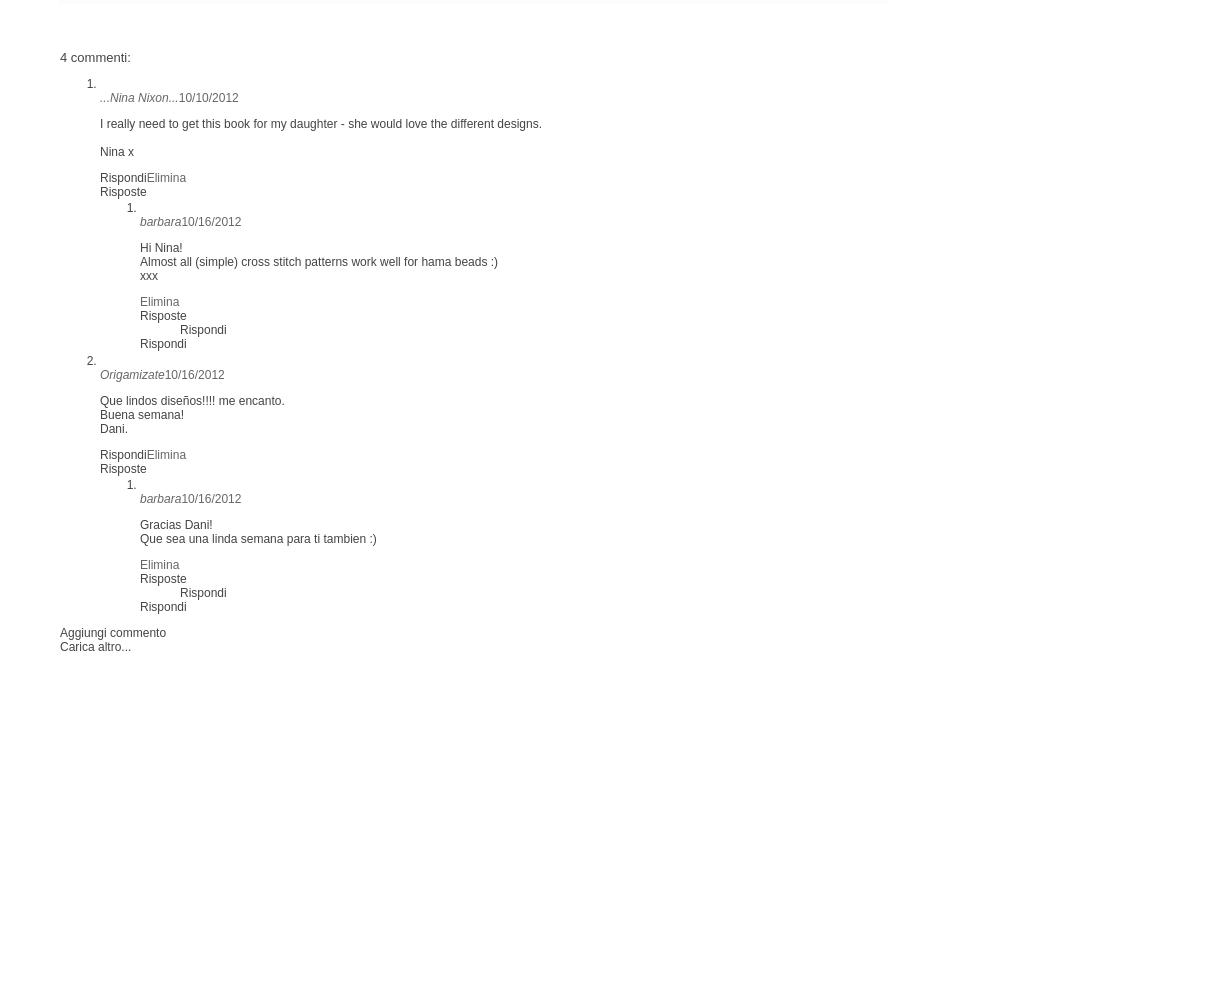  Describe the element at coordinates (95, 646) in the screenshot. I see `'Carica altro...'` at that location.